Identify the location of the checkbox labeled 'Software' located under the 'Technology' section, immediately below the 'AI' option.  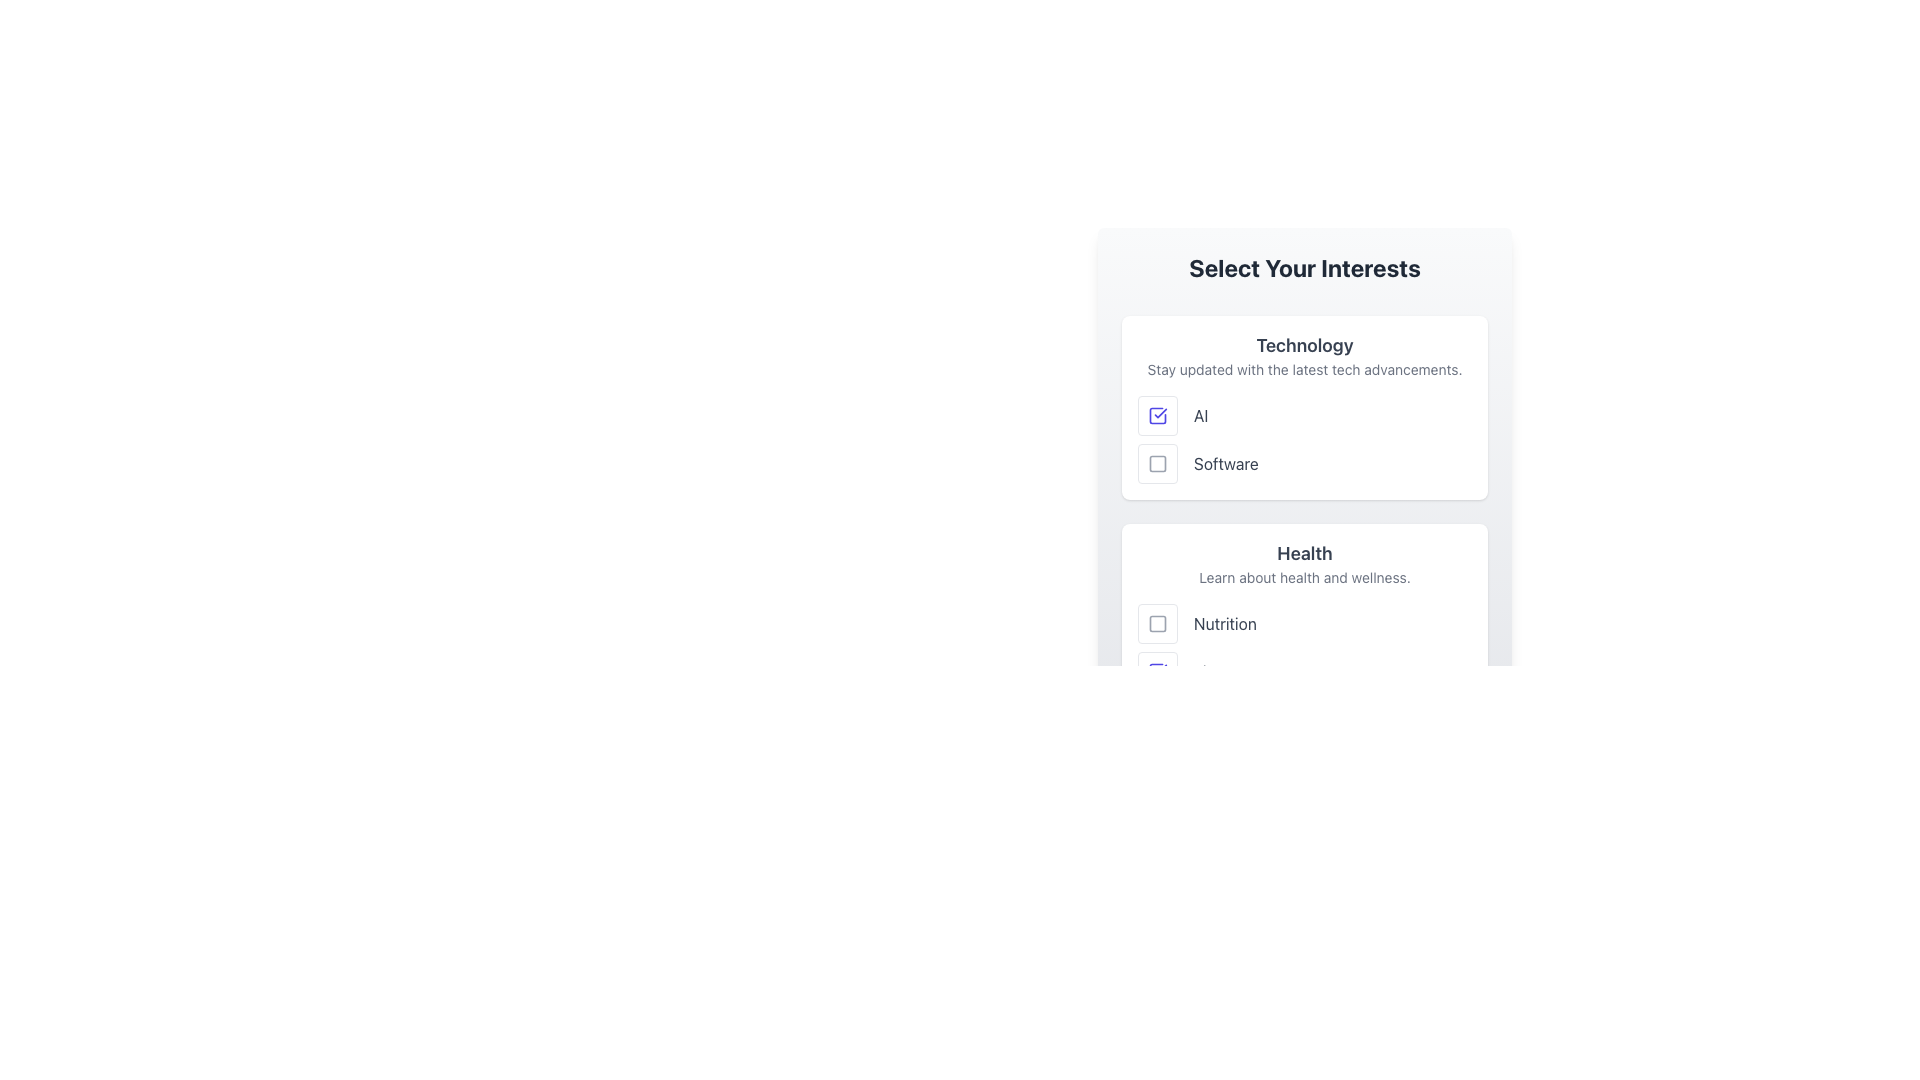
(1305, 463).